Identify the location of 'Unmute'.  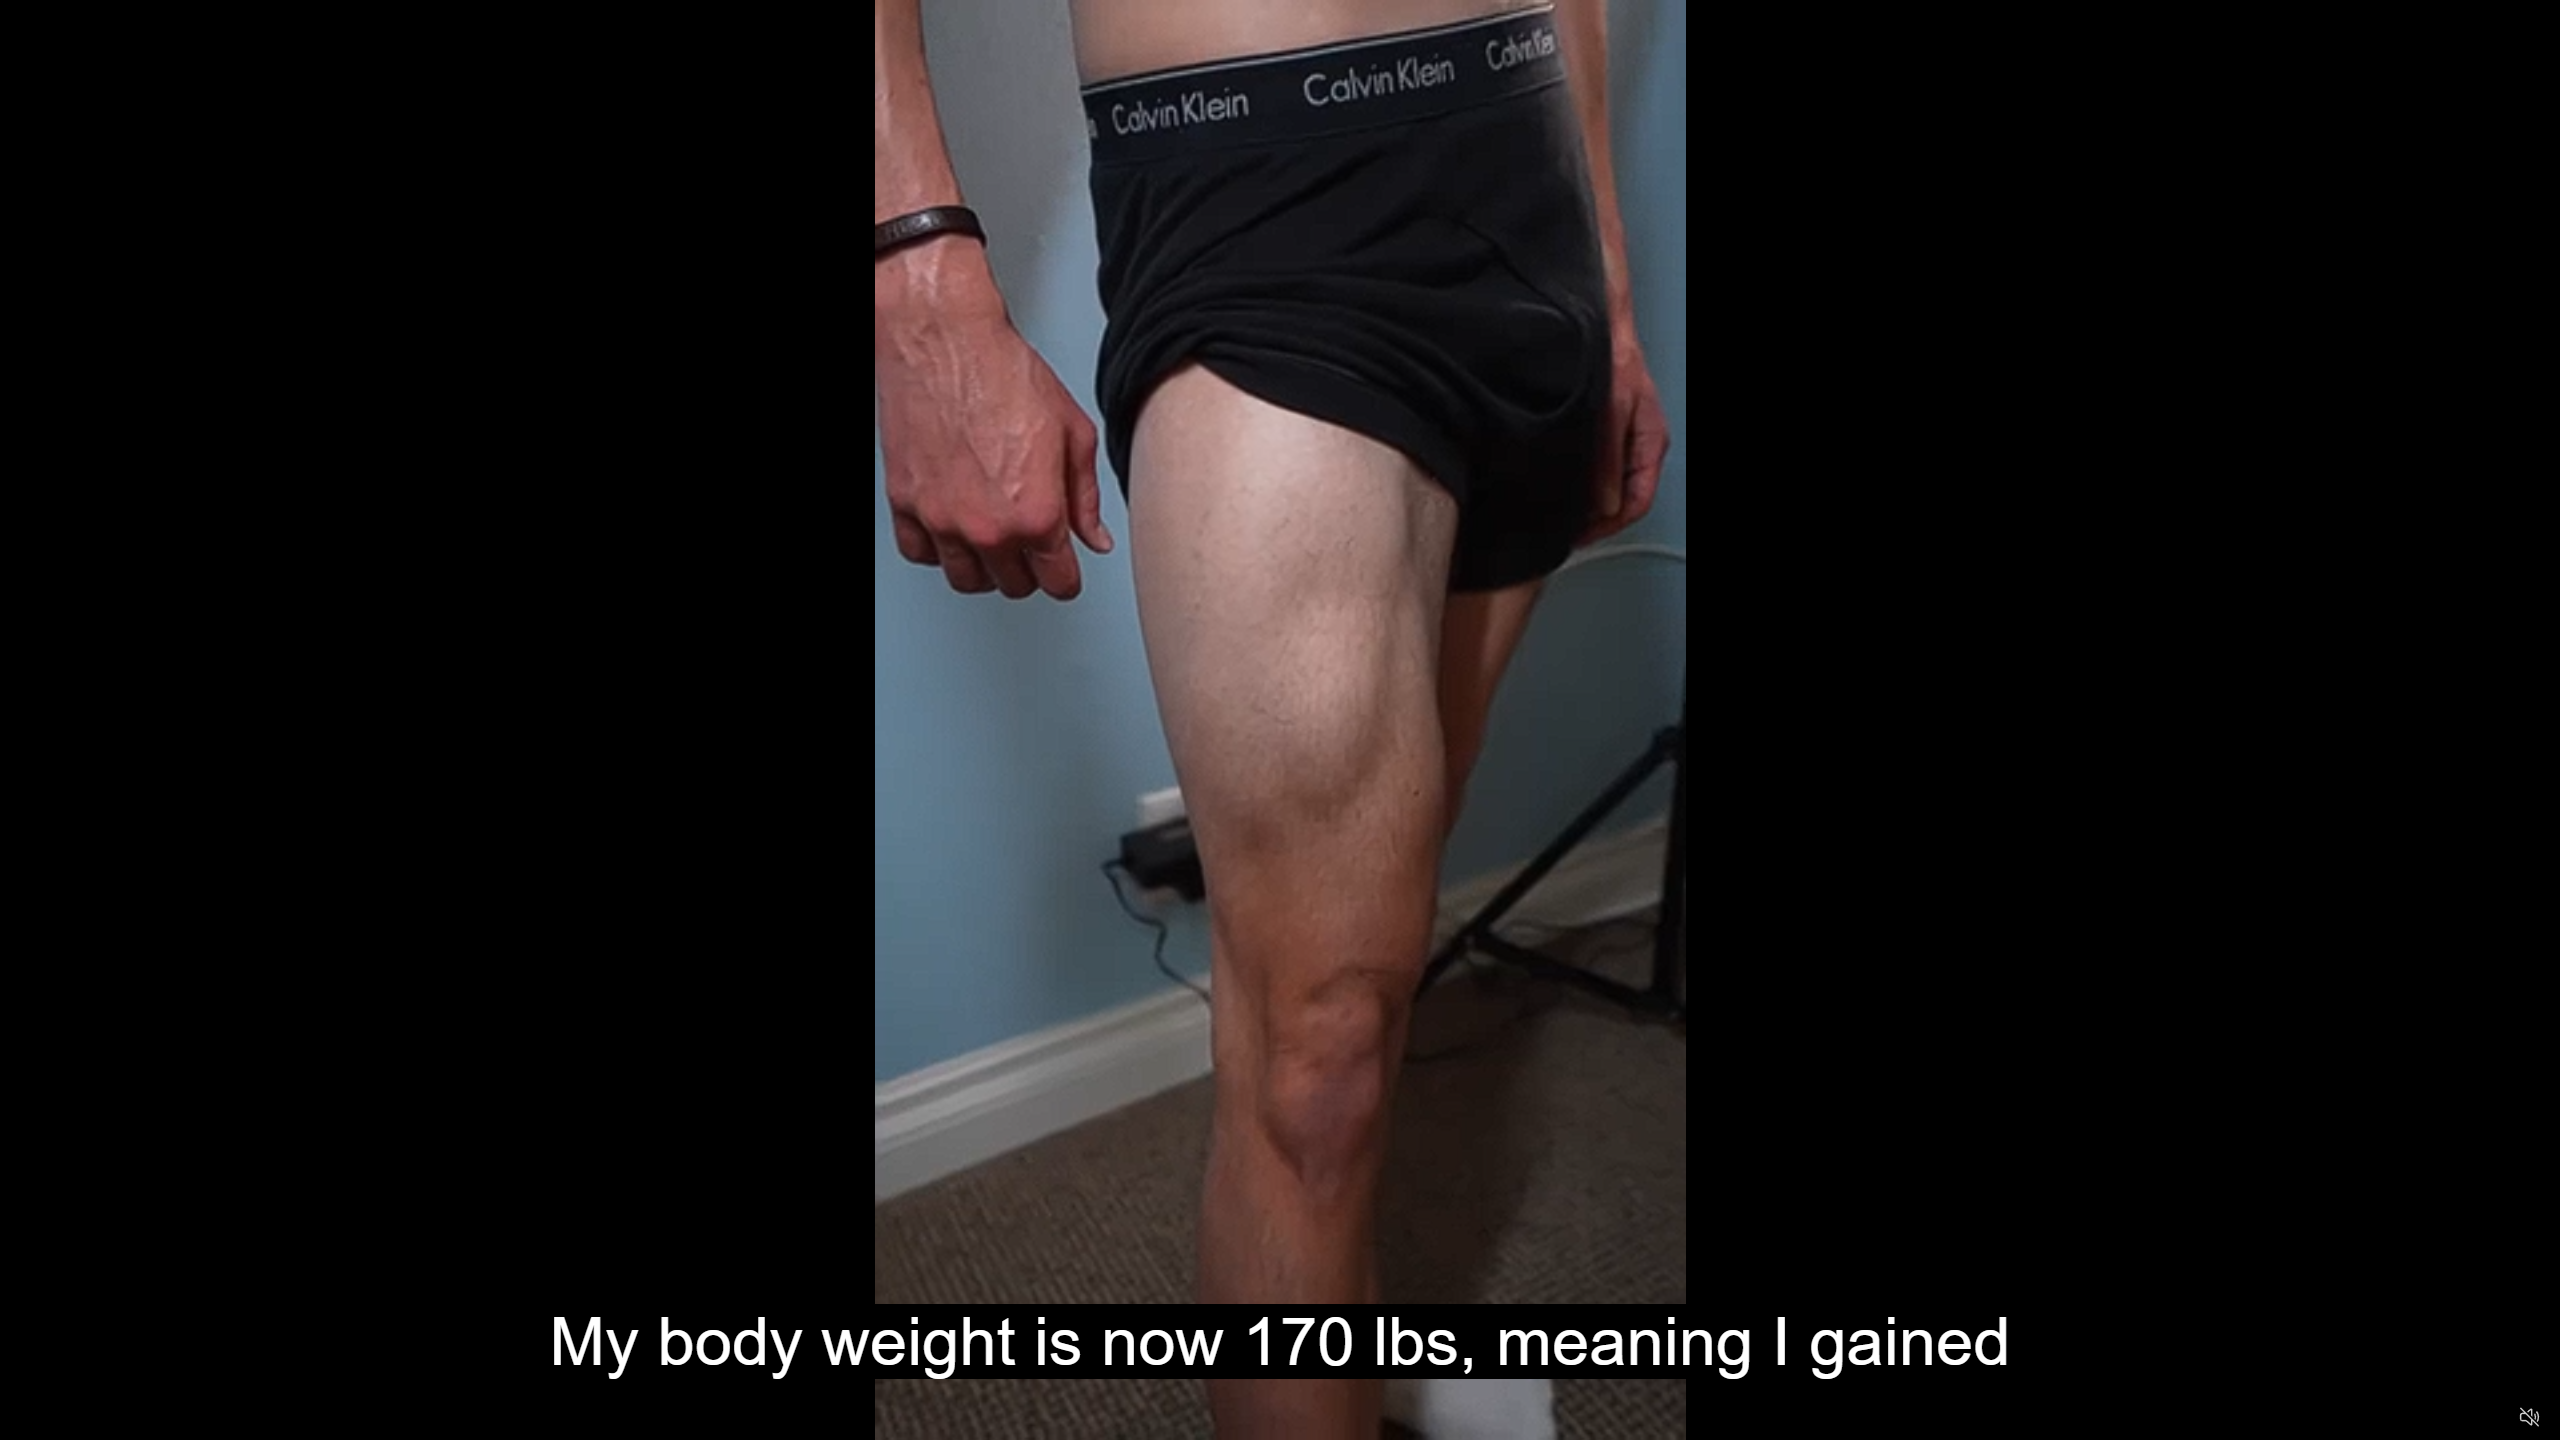
(2528, 1416).